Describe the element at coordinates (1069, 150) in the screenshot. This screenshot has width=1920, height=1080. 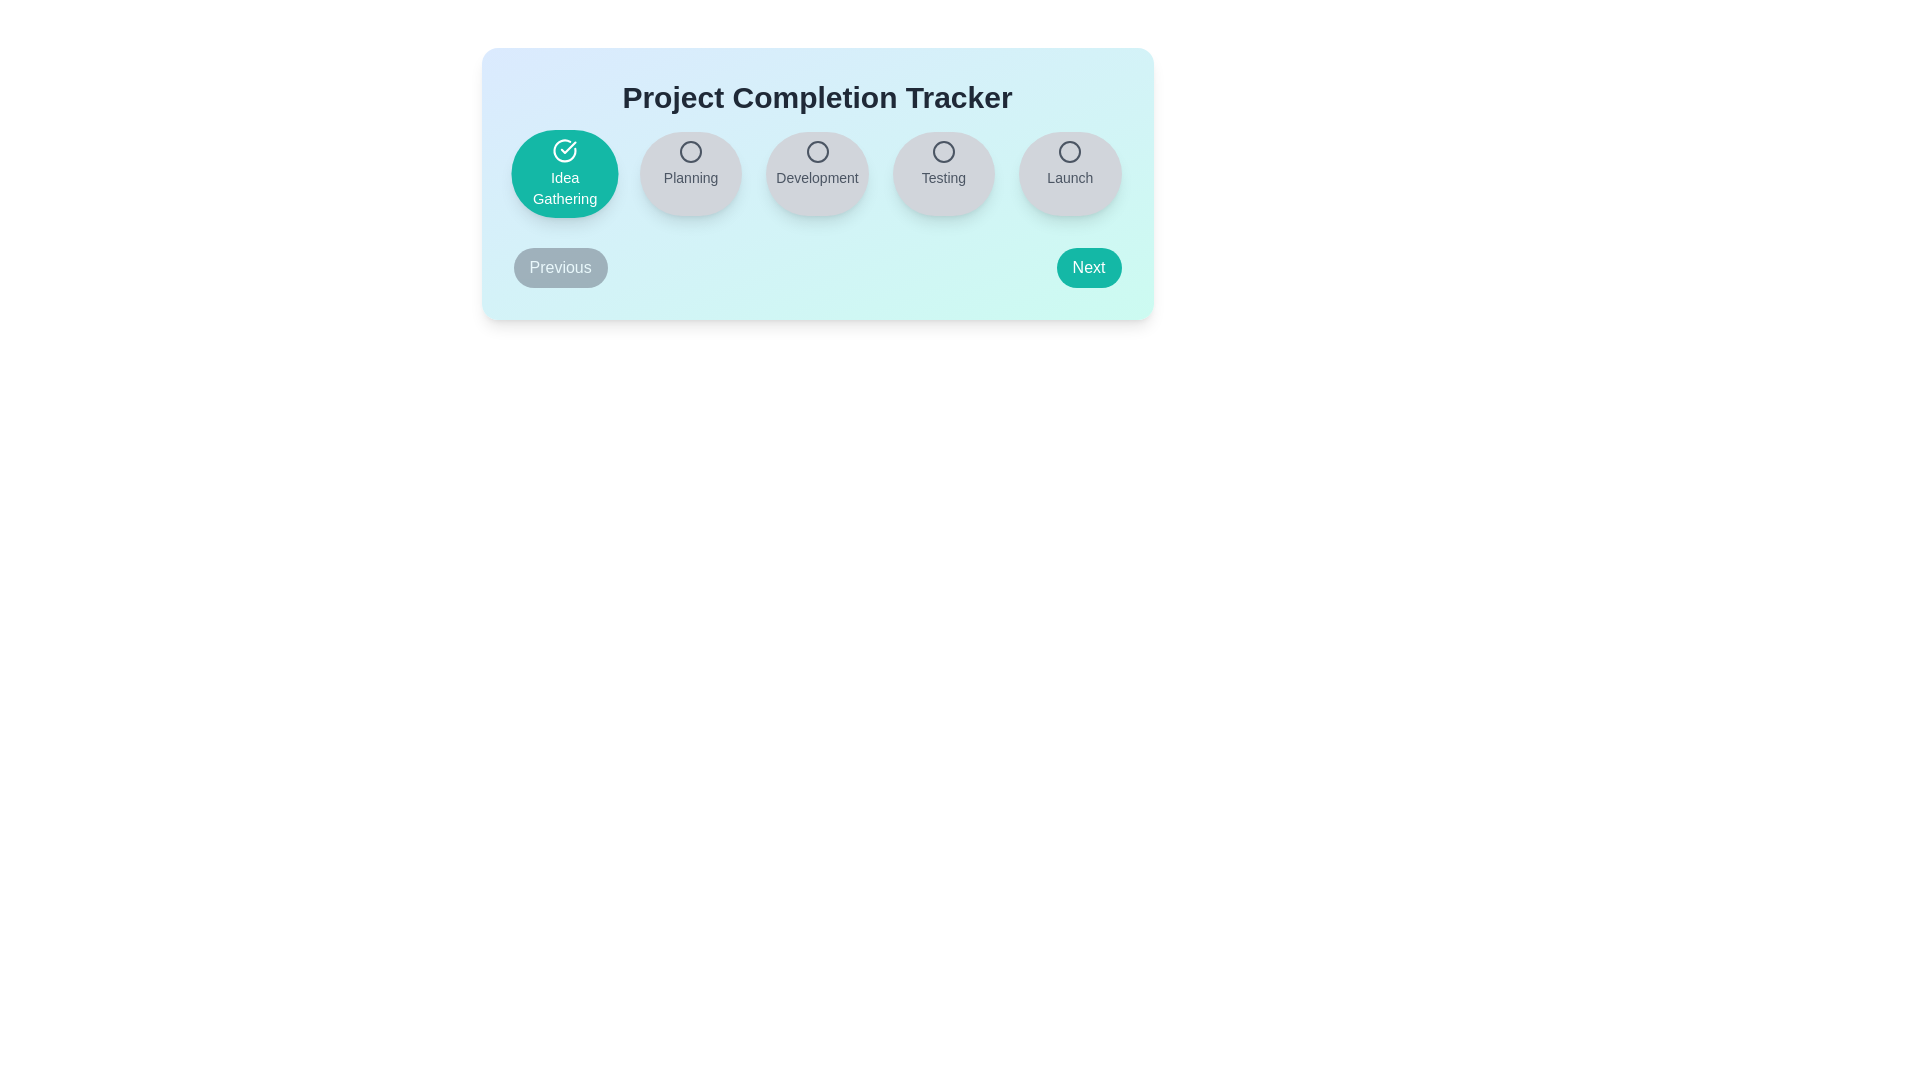
I see `the 'Launch' step indicator in the project completion tracker, which is represented by an icon at the rightmost section of the tracker` at that location.